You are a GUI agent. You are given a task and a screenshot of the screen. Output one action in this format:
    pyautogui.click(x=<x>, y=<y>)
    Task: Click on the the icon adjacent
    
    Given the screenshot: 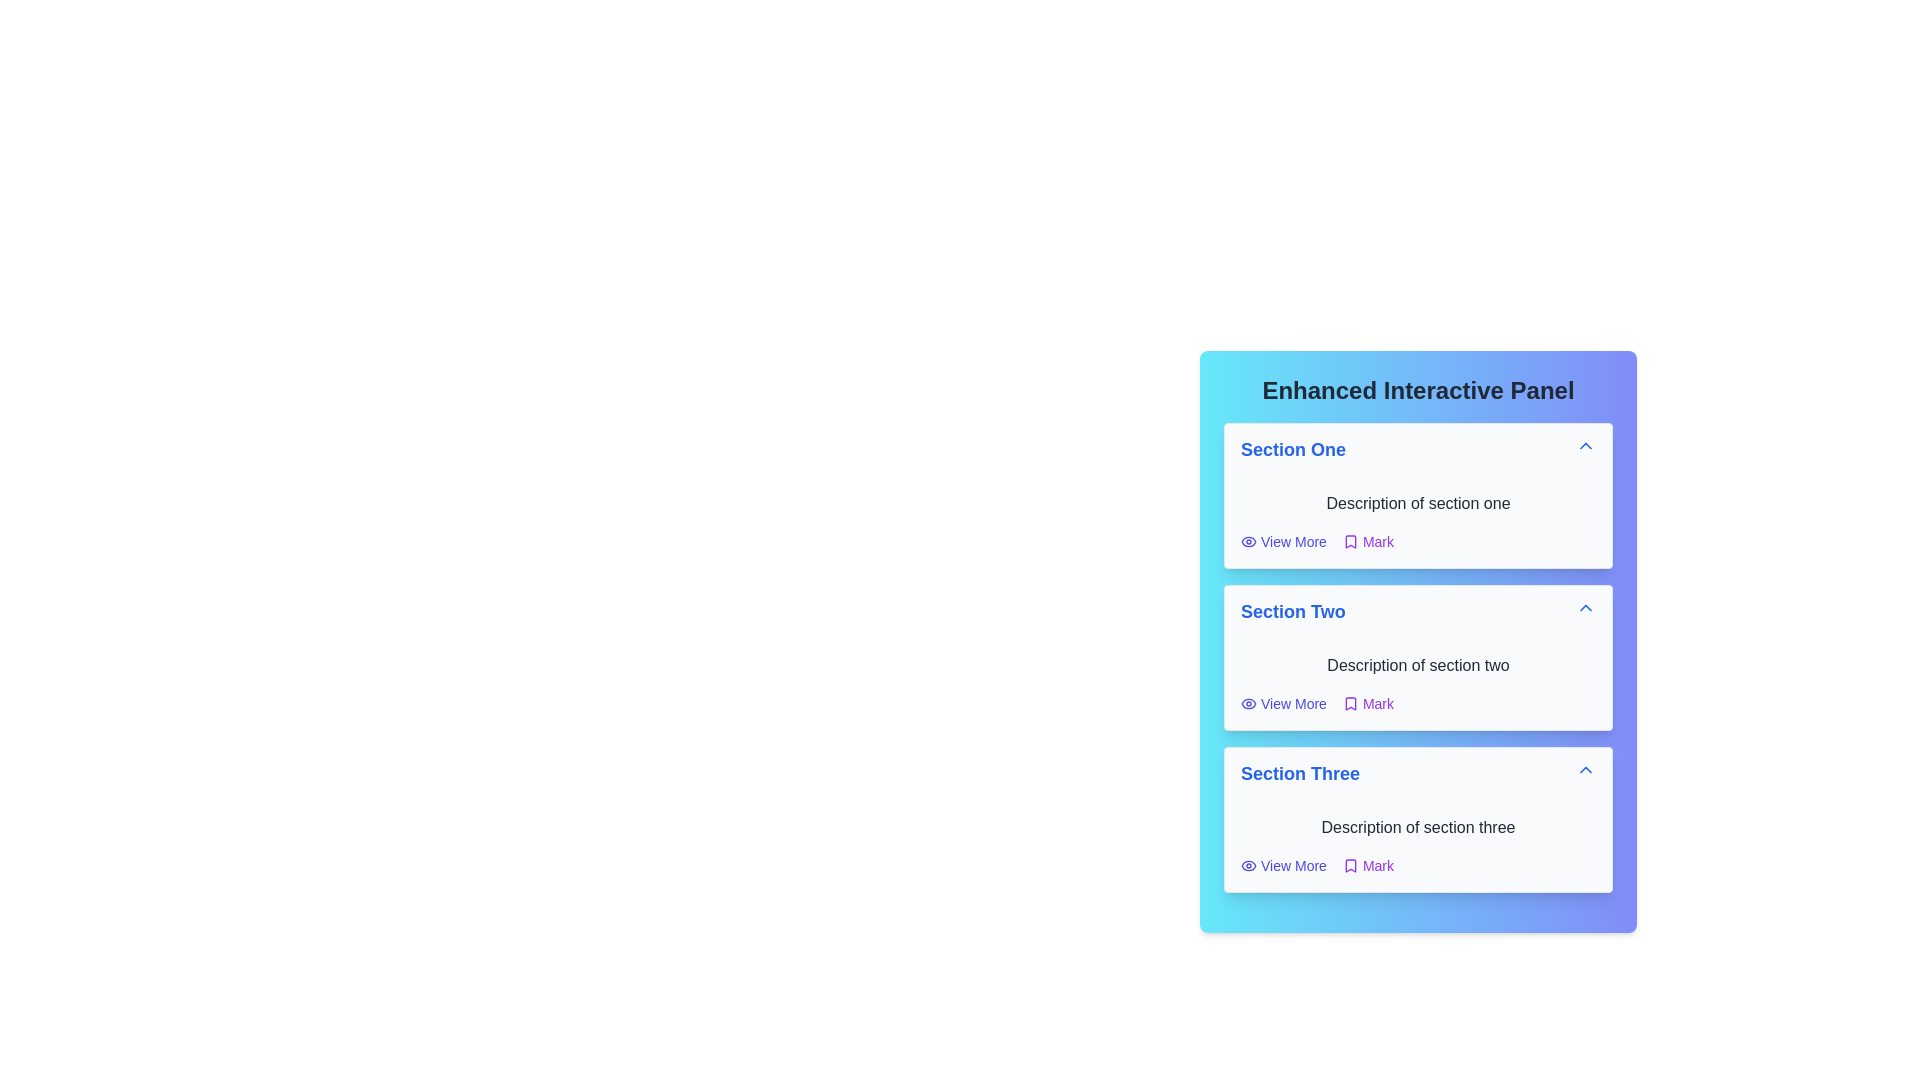 What is the action you would take?
    pyautogui.click(x=1350, y=542)
    